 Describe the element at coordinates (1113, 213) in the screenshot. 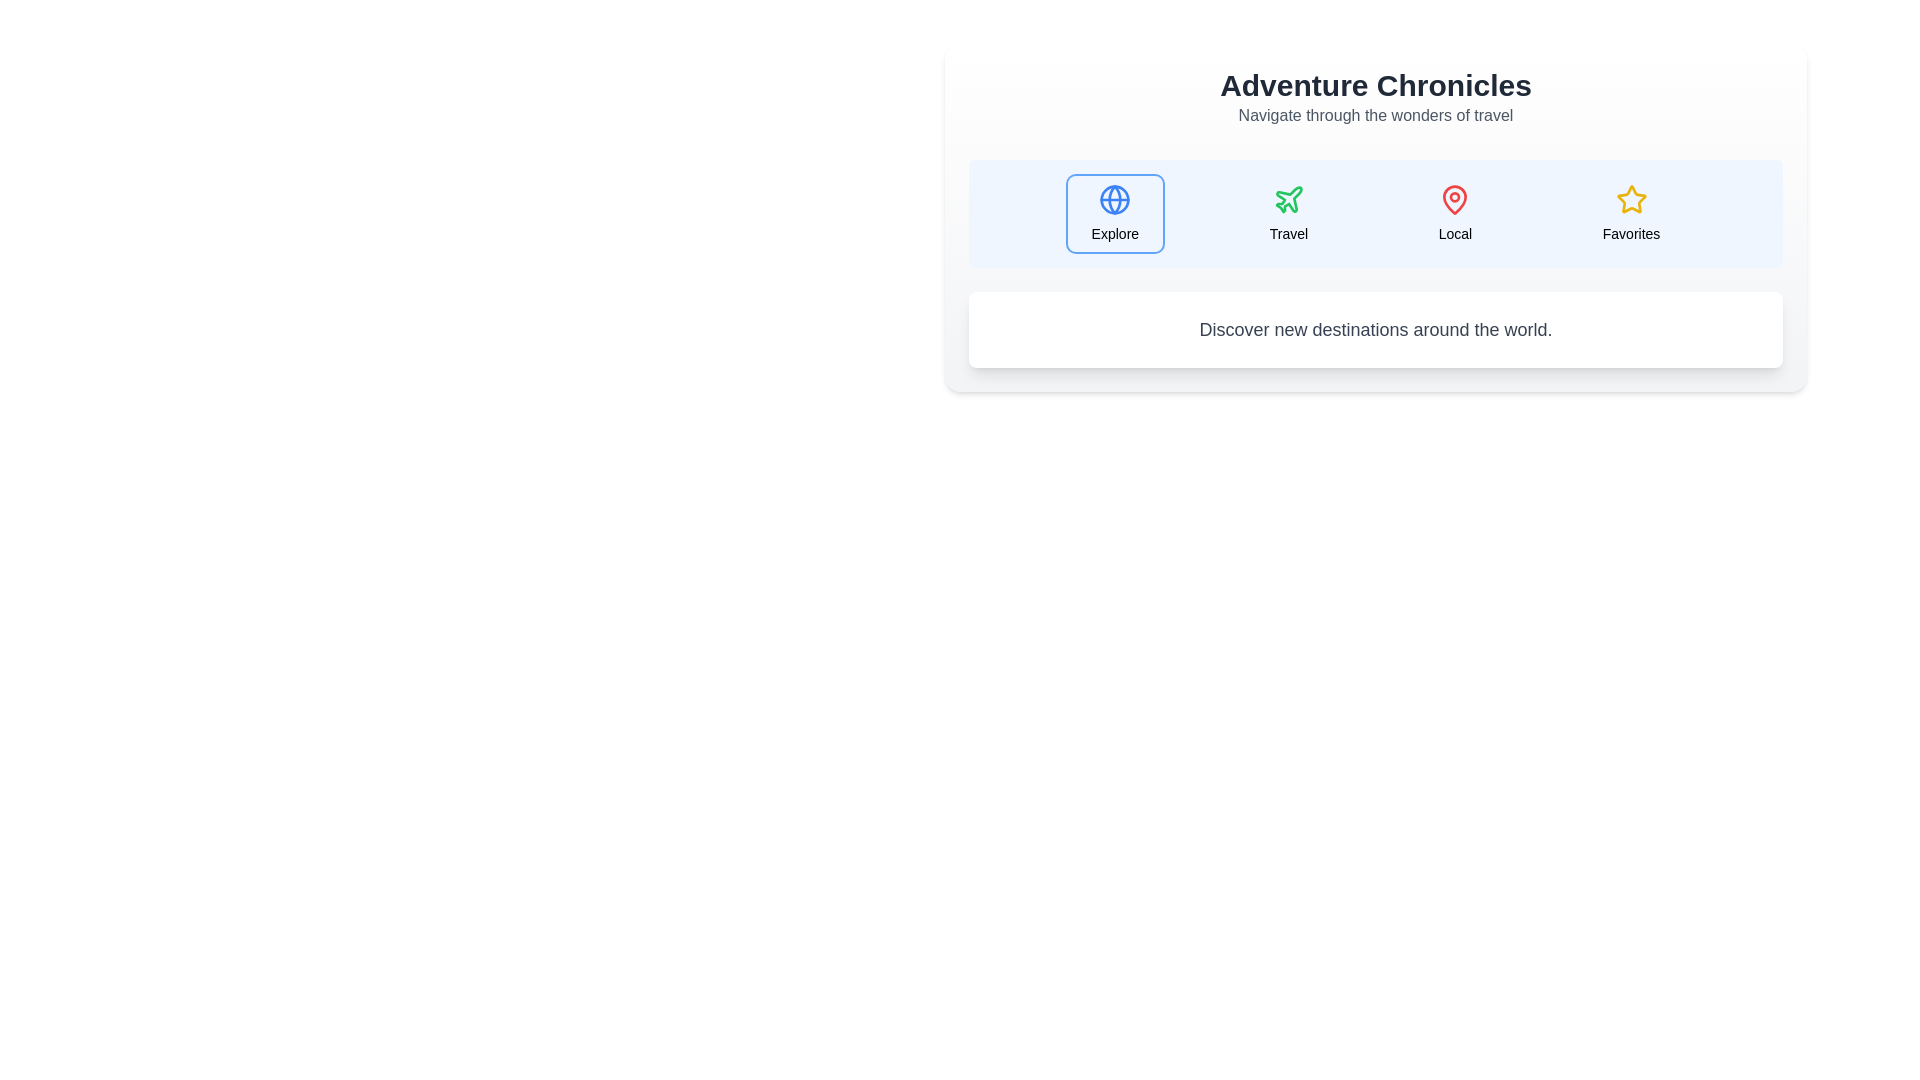

I see `the tab labeled Explore to switch the displayed content` at that location.